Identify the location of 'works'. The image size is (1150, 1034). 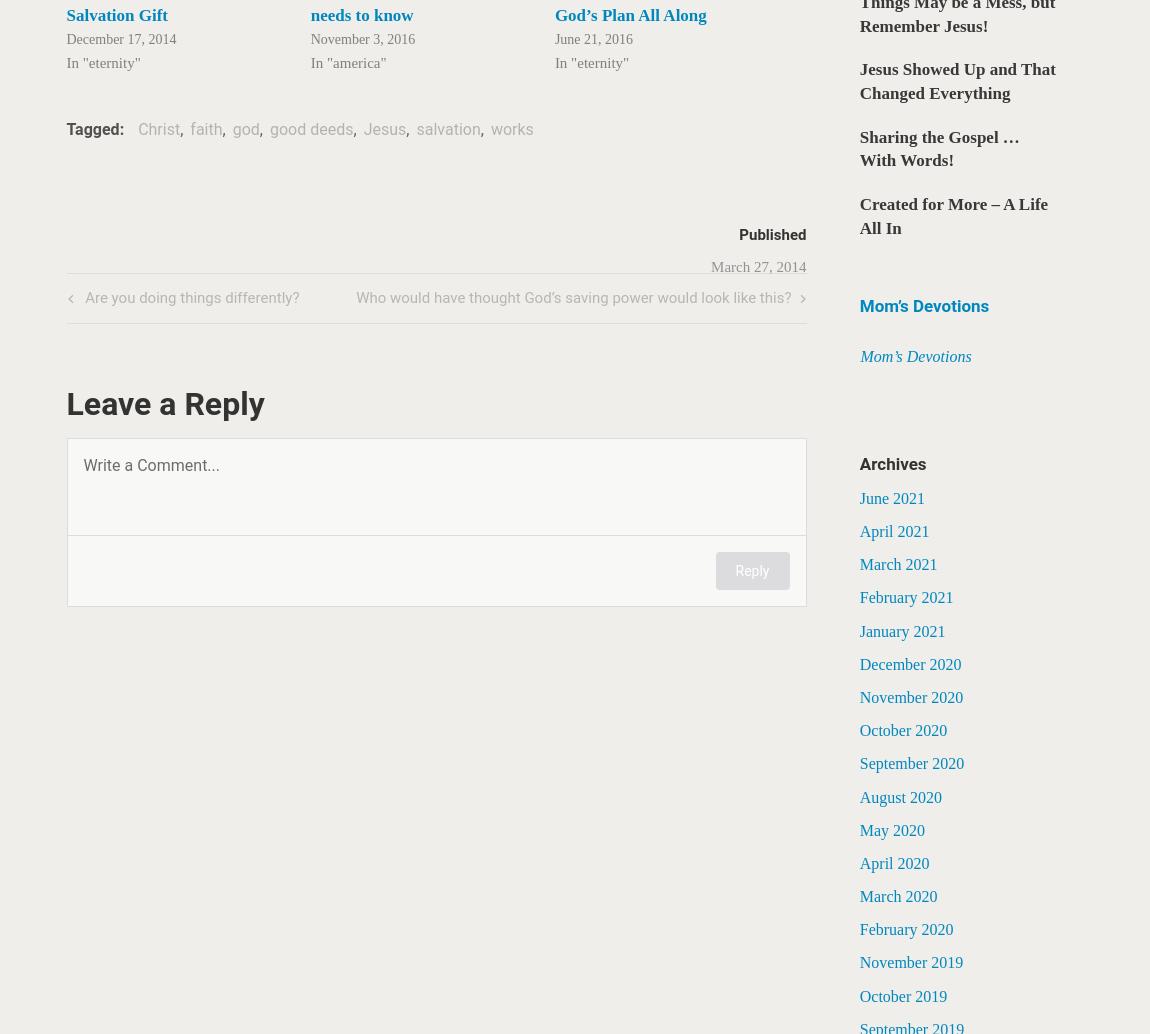
(511, 129).